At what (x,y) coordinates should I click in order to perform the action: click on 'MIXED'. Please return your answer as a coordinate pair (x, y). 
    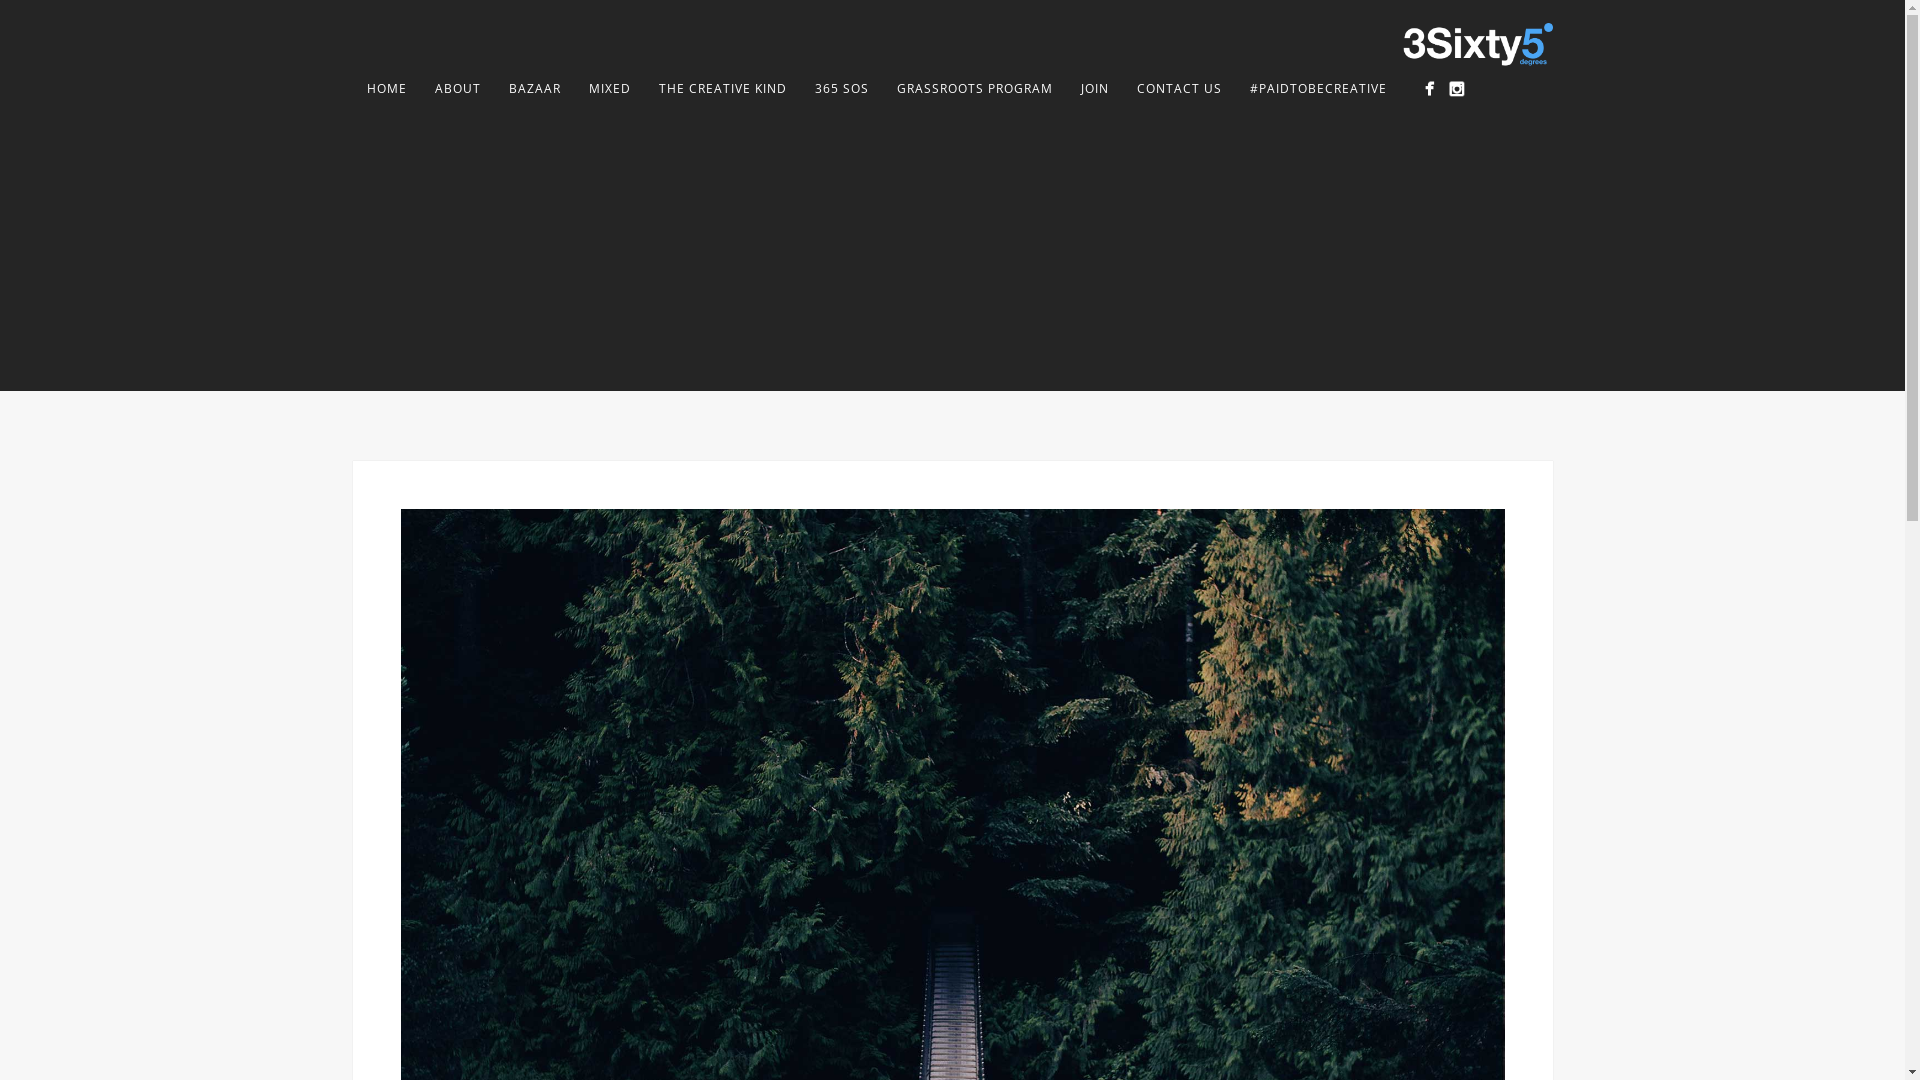
    Looking at the image, I should click on (573, 87).